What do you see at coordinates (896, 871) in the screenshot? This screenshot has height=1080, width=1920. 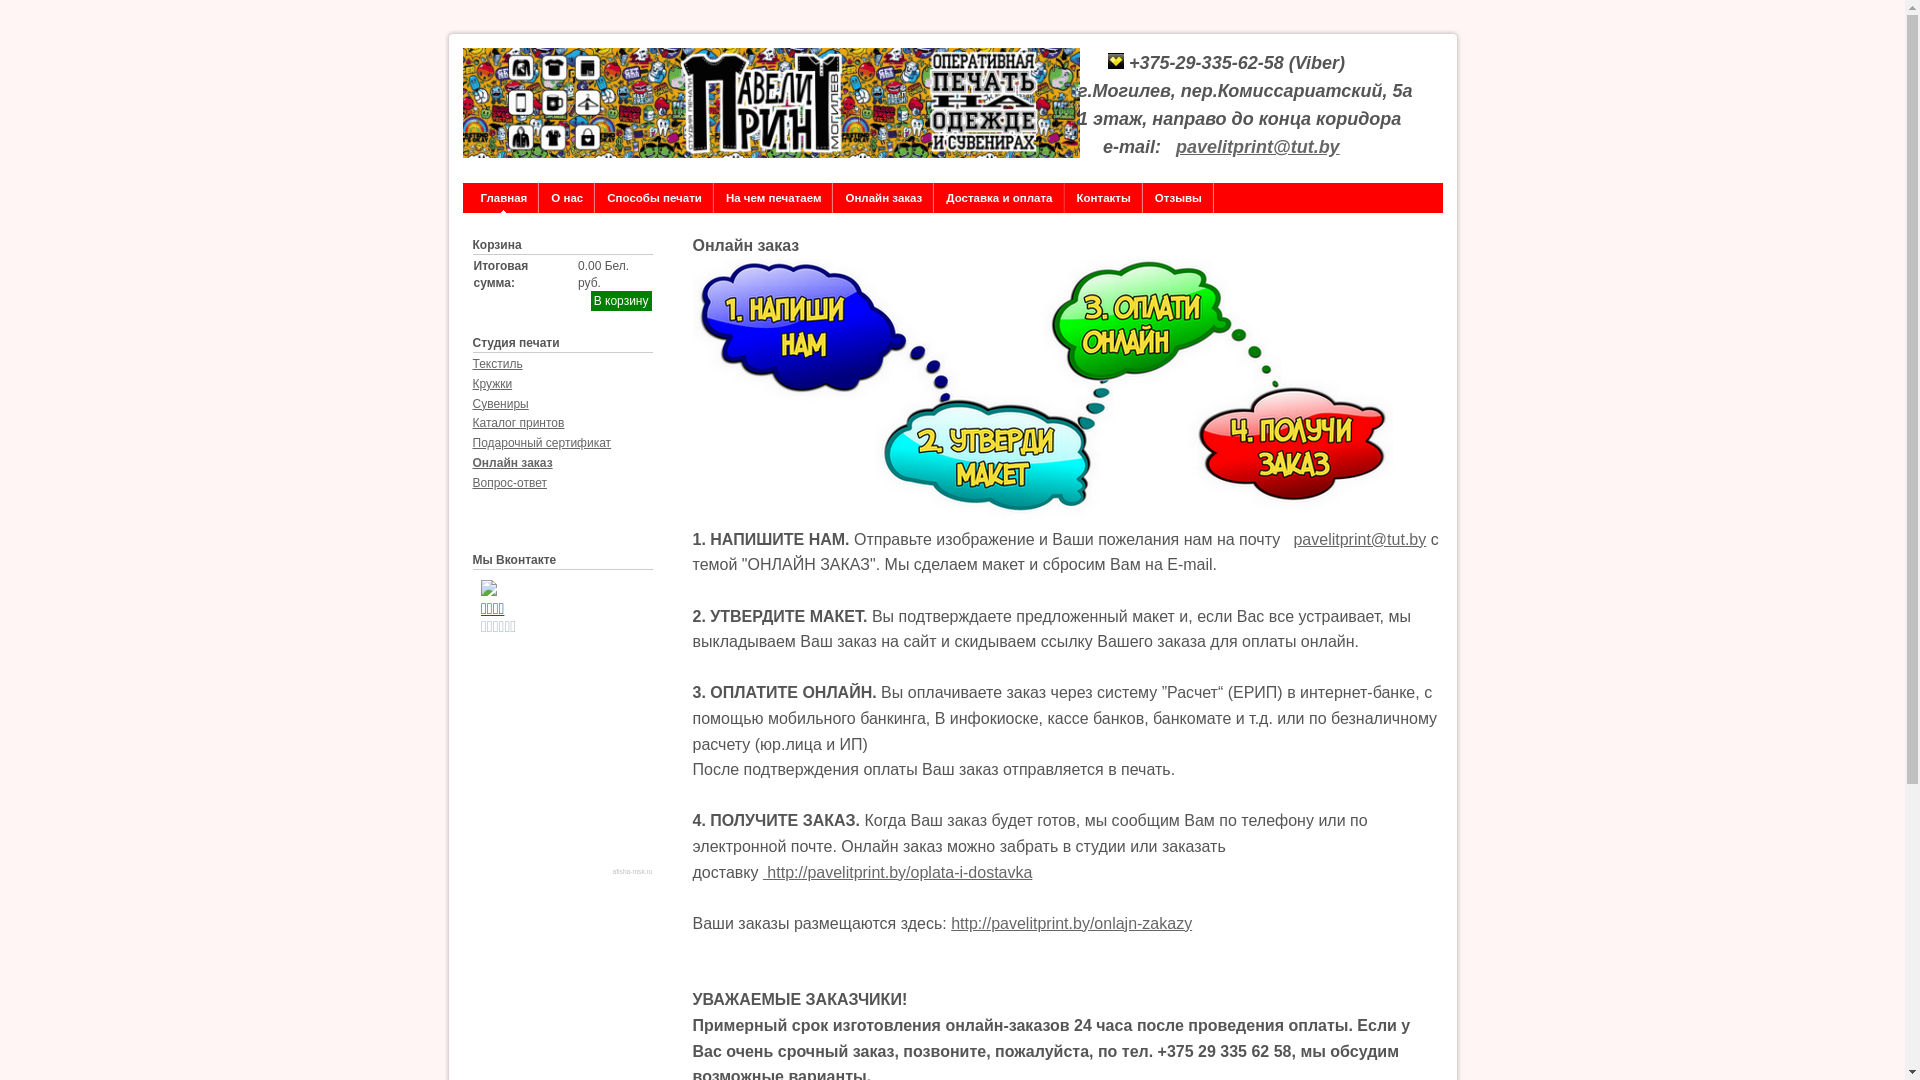 I see `' http://pavelitprint.by/oplata-i-dostavka'` at bounding box center [896, 871].